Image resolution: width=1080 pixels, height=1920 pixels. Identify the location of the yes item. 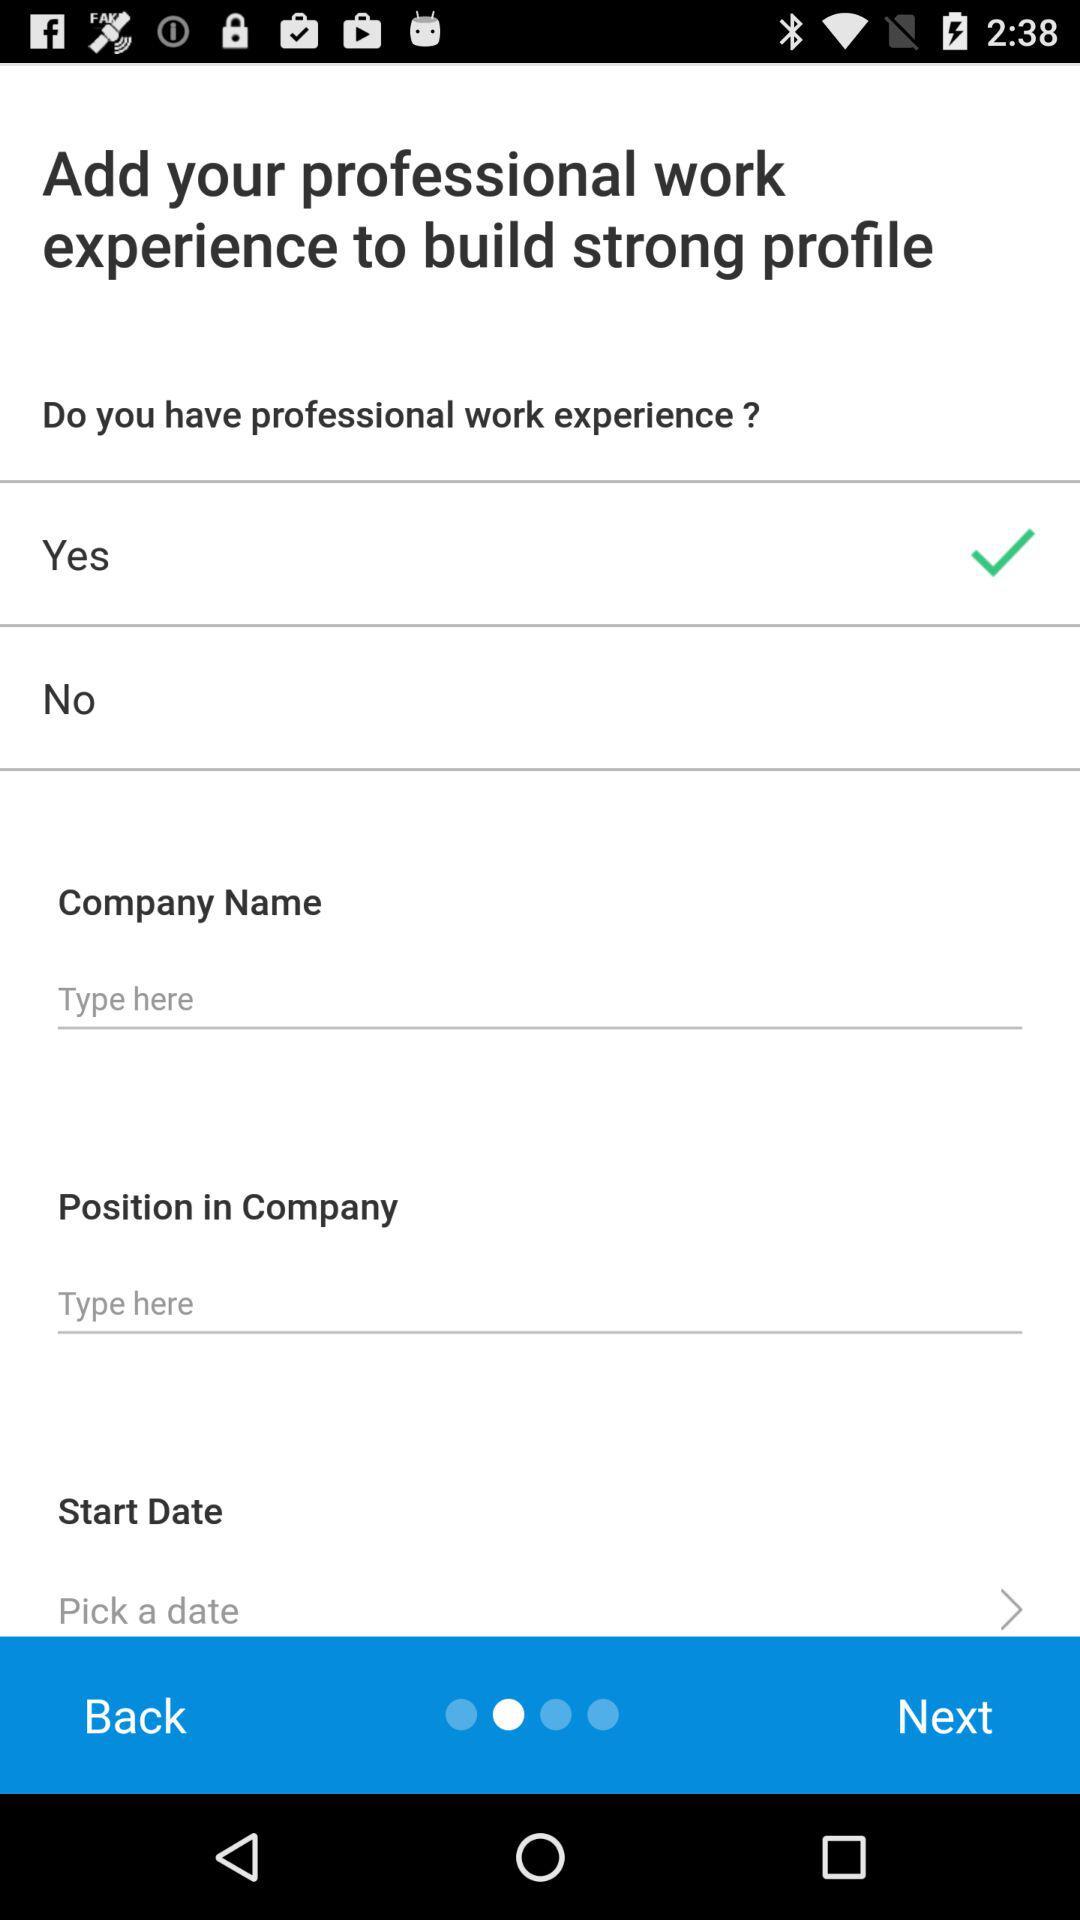
(540, 553).